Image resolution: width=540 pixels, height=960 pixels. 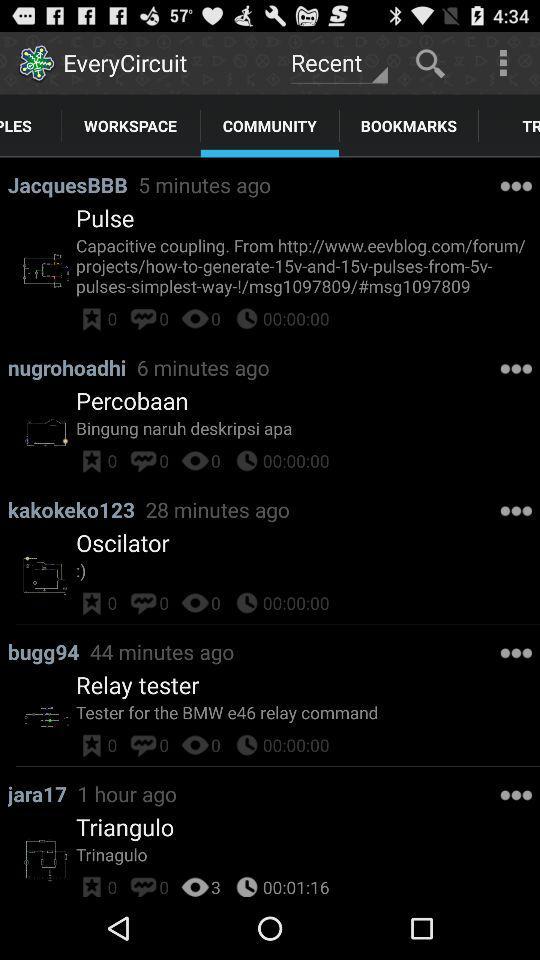 What do you see at coordinates (42, 793) in the screenshot?
I see `the app above triangulo` at bounding box center [42, 793].